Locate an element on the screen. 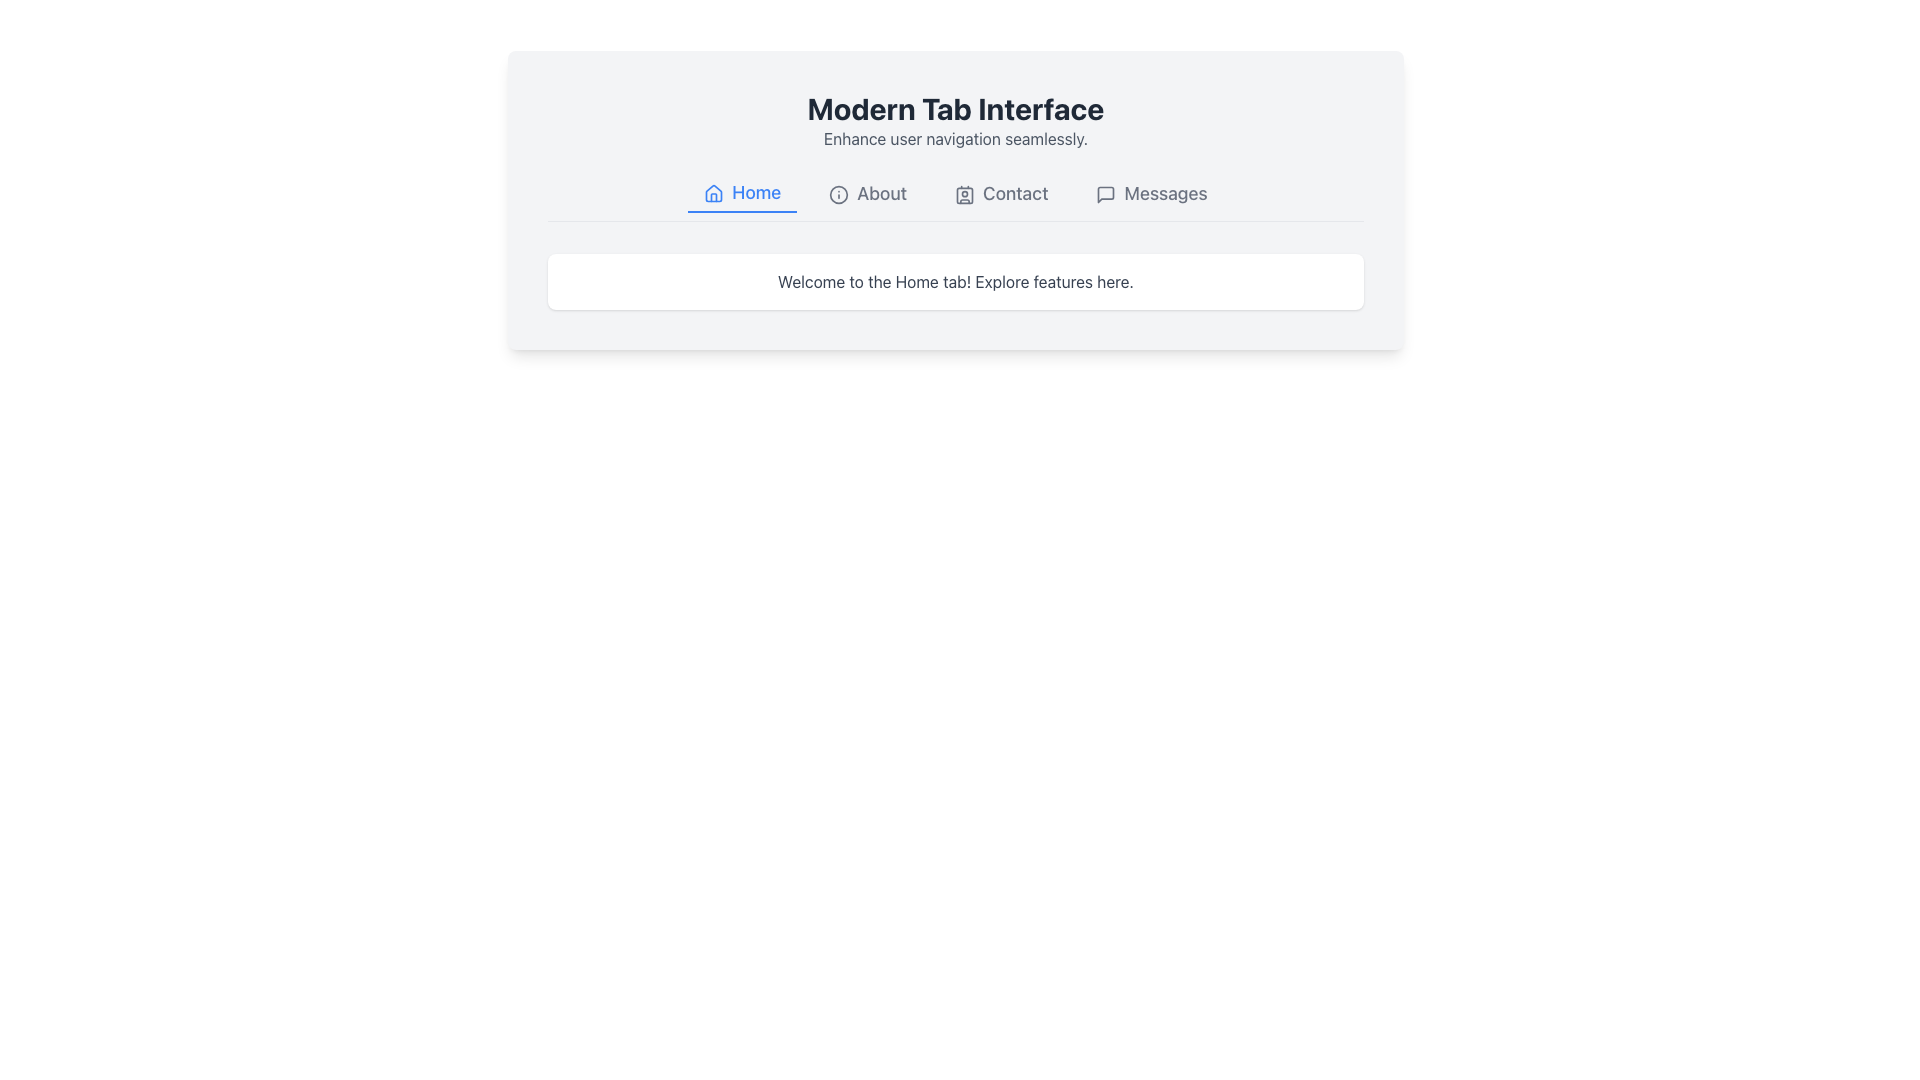  the information icon represented as a gray circle with an 'i' in the center, located to the left of the 'About' label in the navigation bar is located at coordinates (839, 195).